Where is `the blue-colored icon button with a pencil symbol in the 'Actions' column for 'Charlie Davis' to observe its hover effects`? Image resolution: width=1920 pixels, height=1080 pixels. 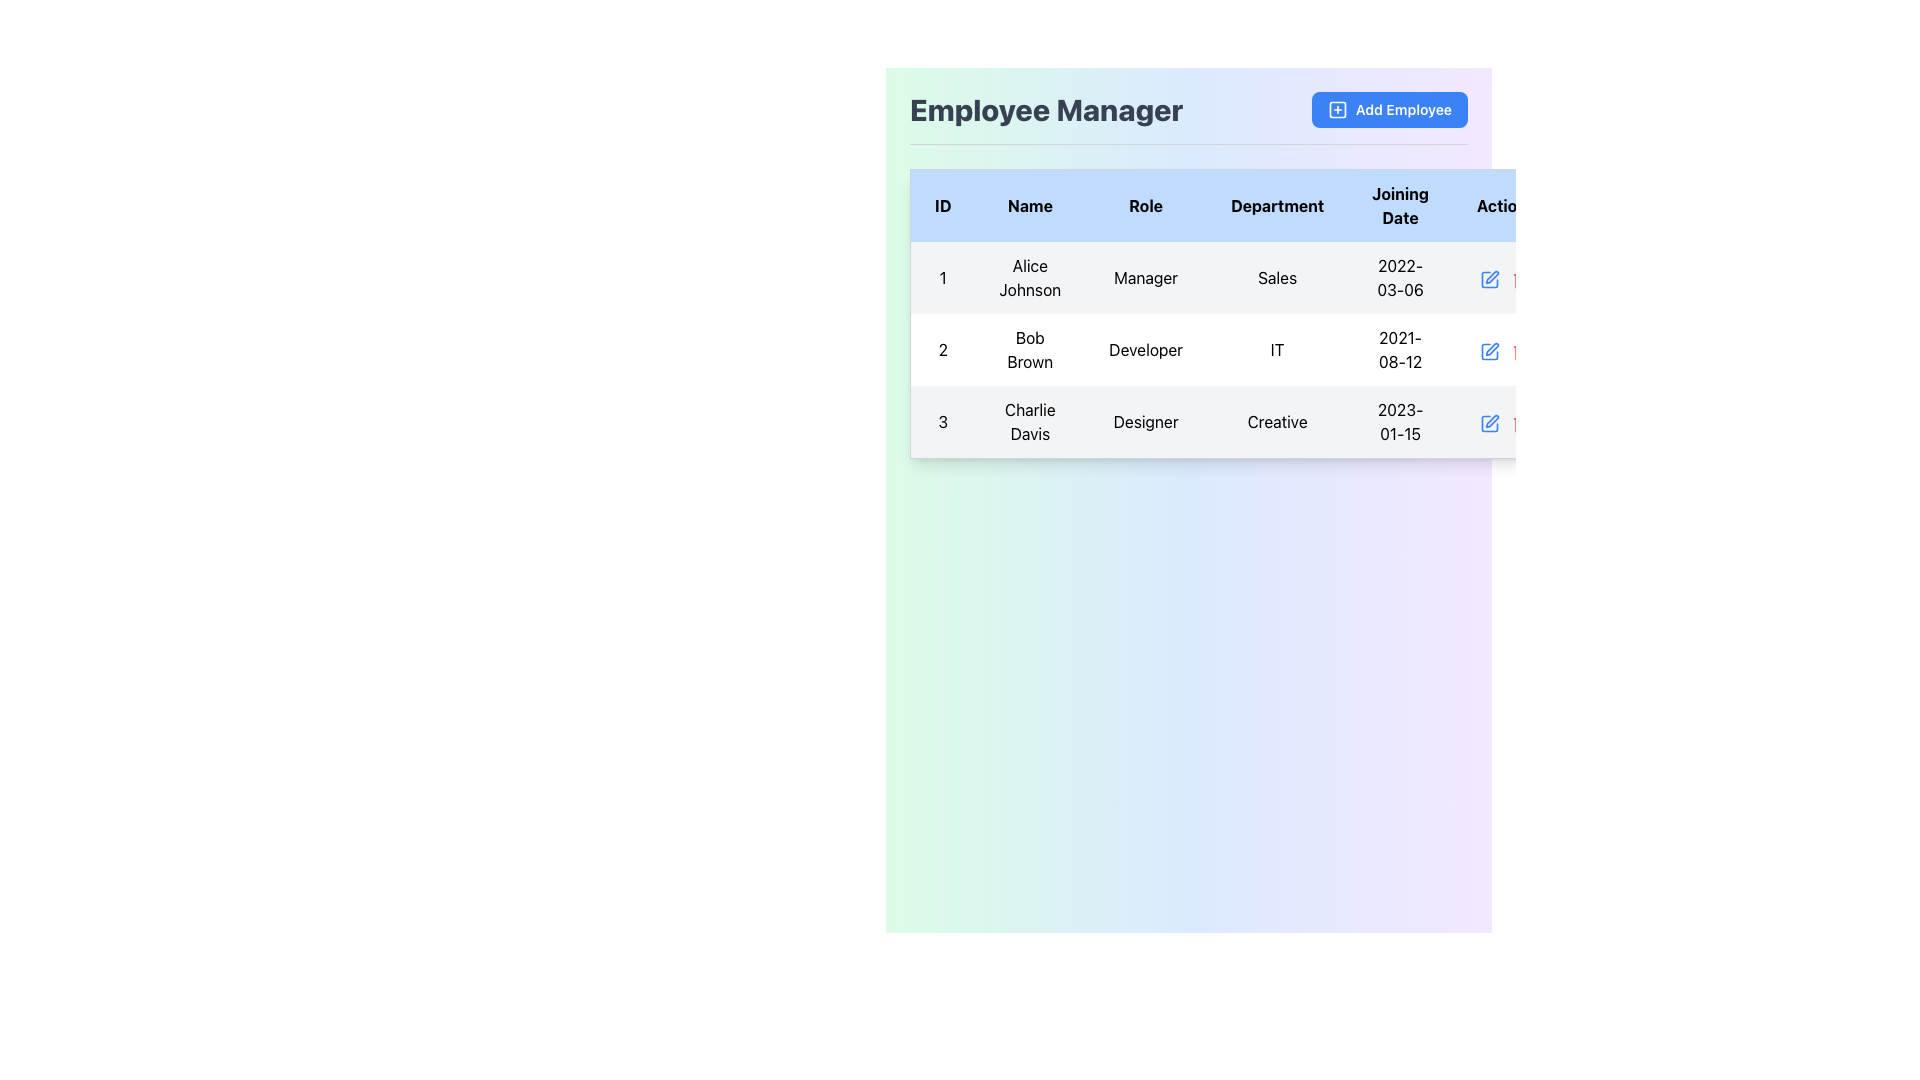 the blue-colored icon button with a pencil symbol in the 'Actions' column for 'Charlie Davis' to observe its hover effects is located at coordinates (1490, 420).